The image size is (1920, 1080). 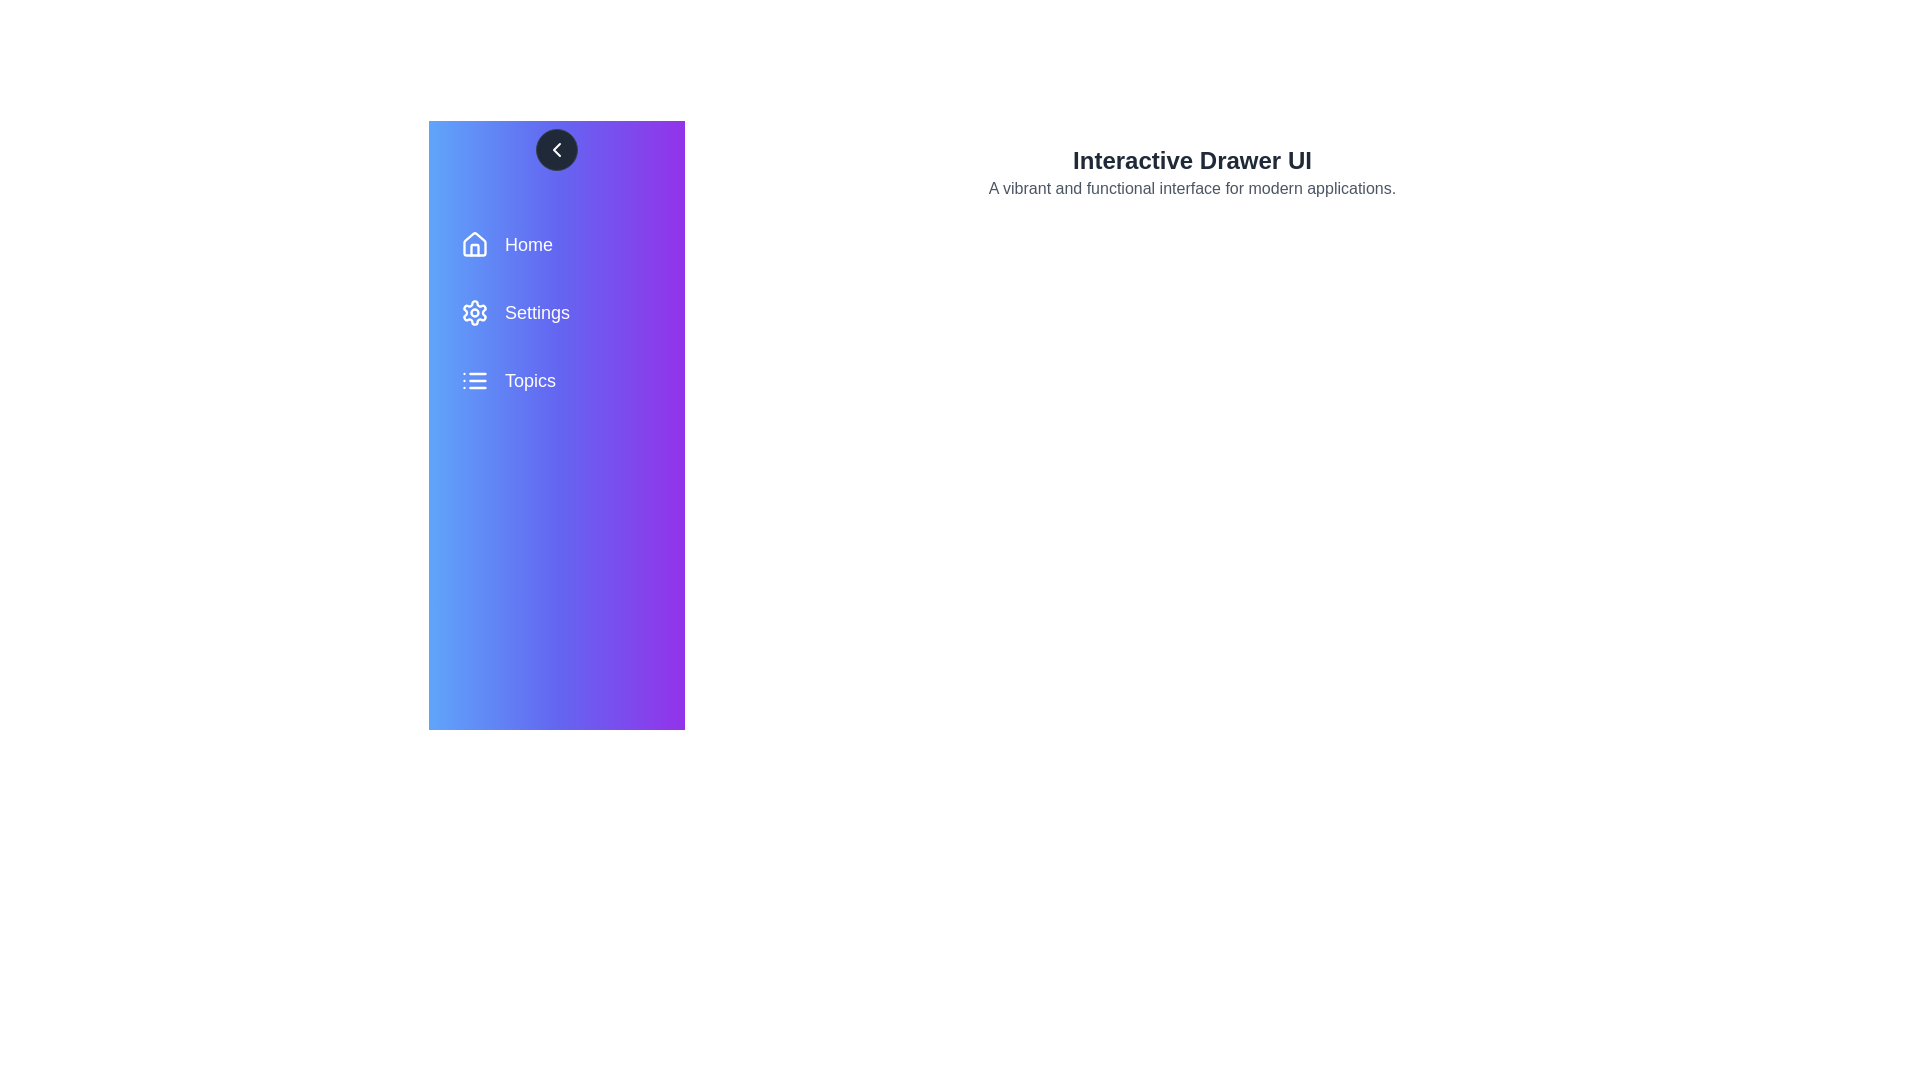 What do you see at coordinates (556, 149) in the screenshot?
I see `chevron button to toggle the drawer state` at bounding box center [556, 149].